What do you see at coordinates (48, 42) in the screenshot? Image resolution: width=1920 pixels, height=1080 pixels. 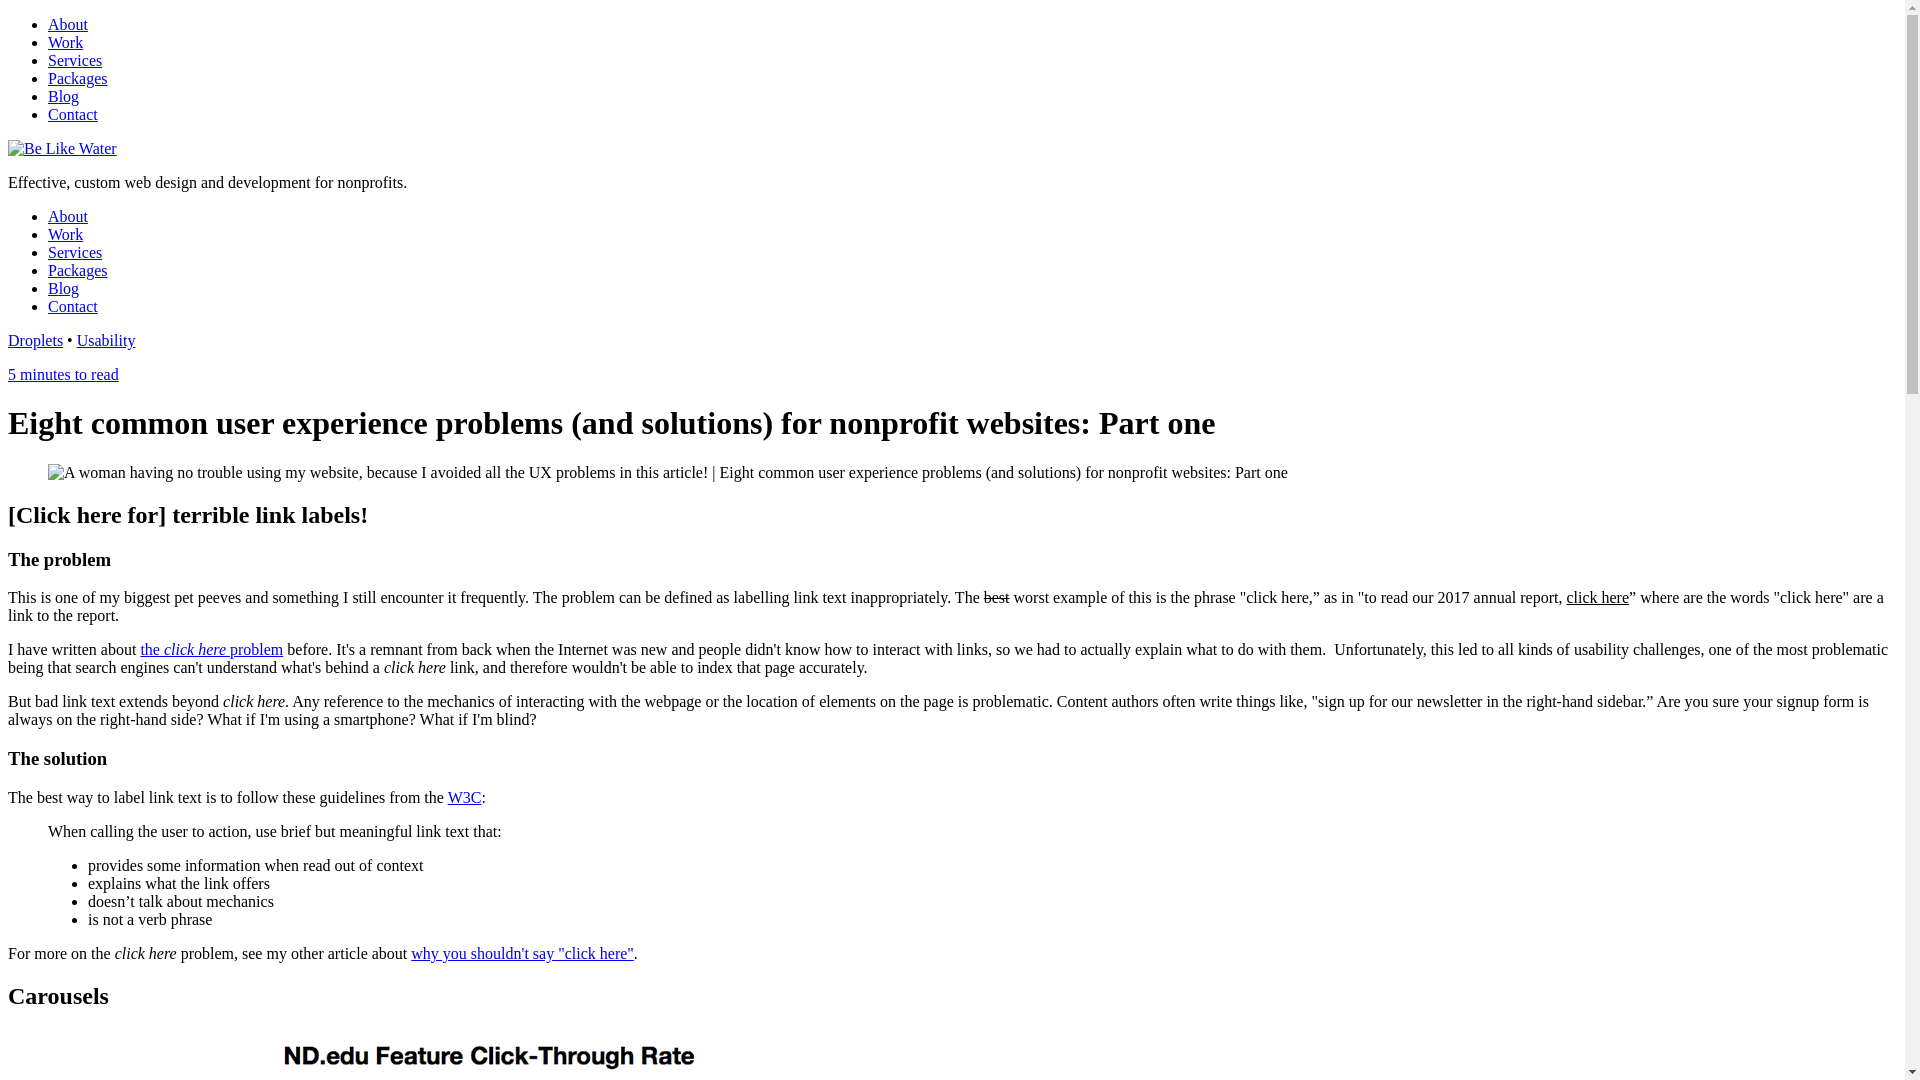 I see `'Work'` at bounding box center [48, 42].